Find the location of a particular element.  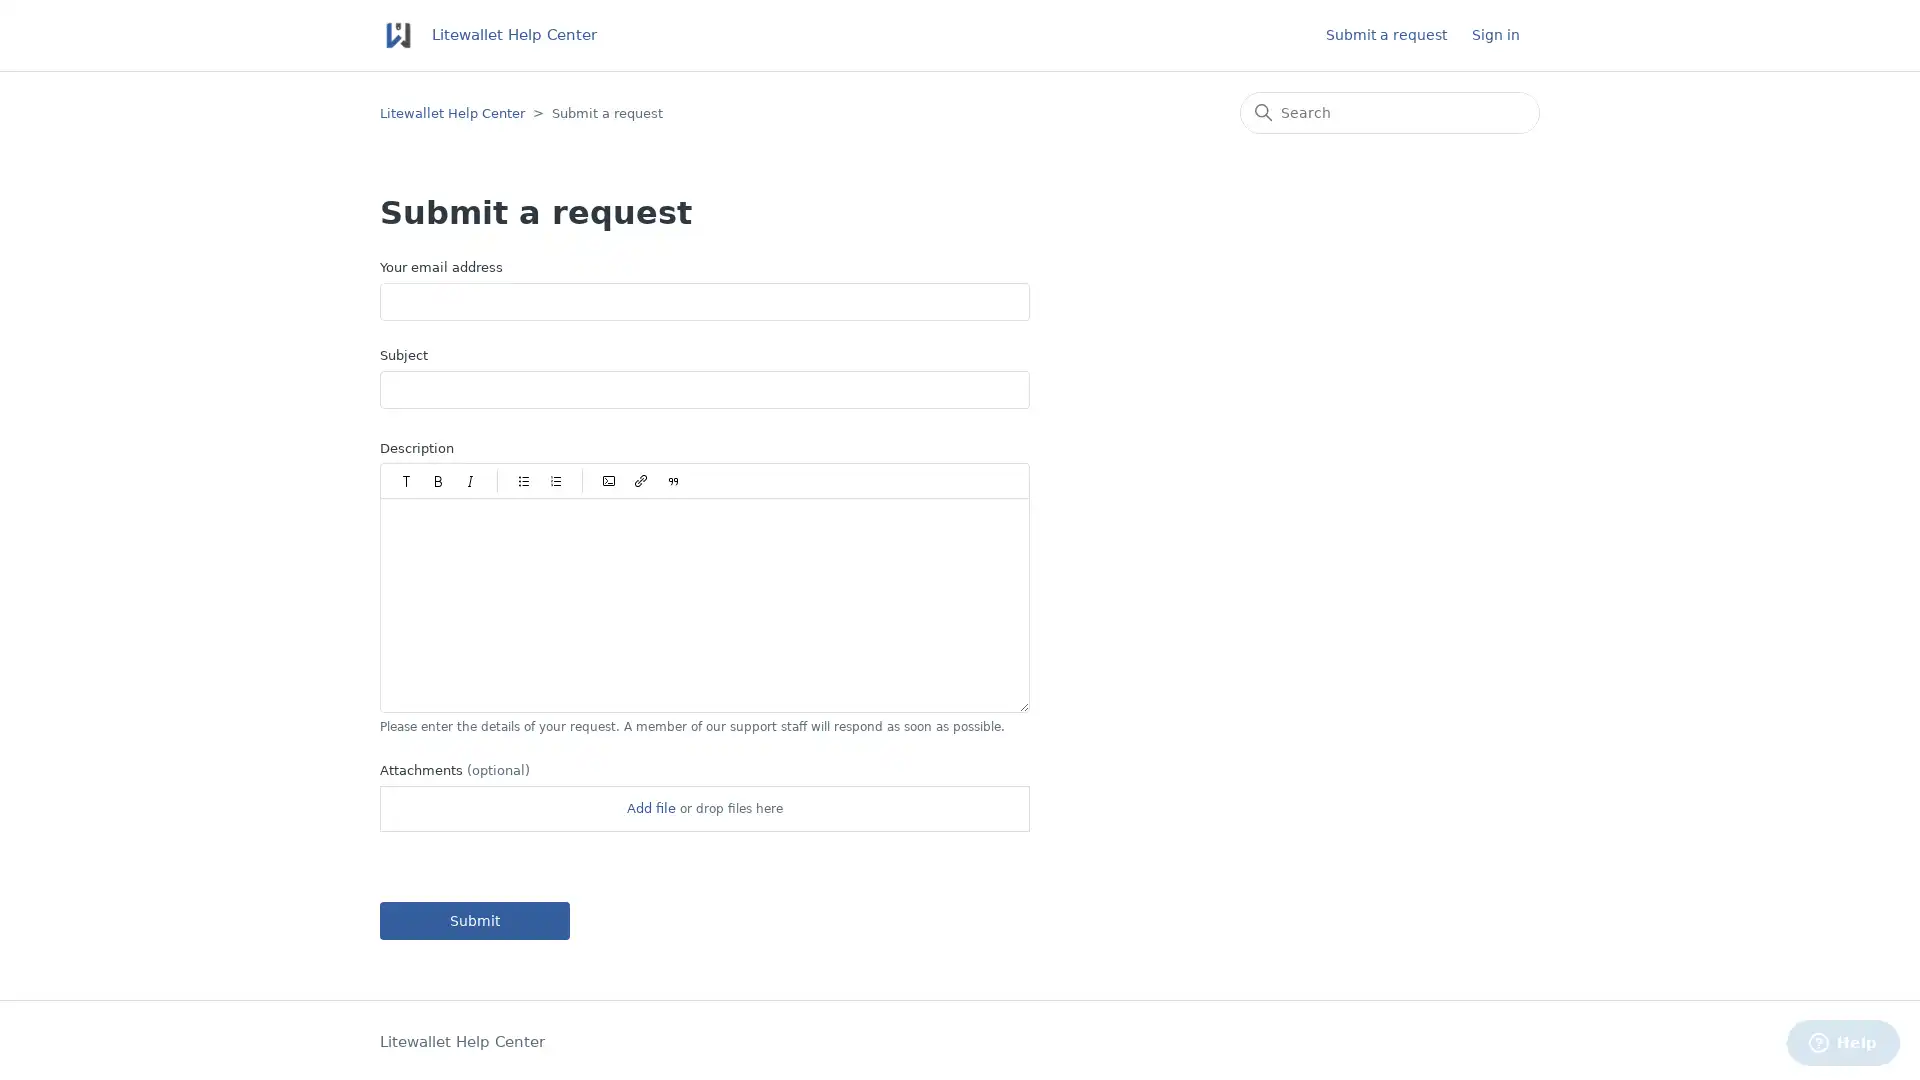

Quote is located at coordinates (672, 481).